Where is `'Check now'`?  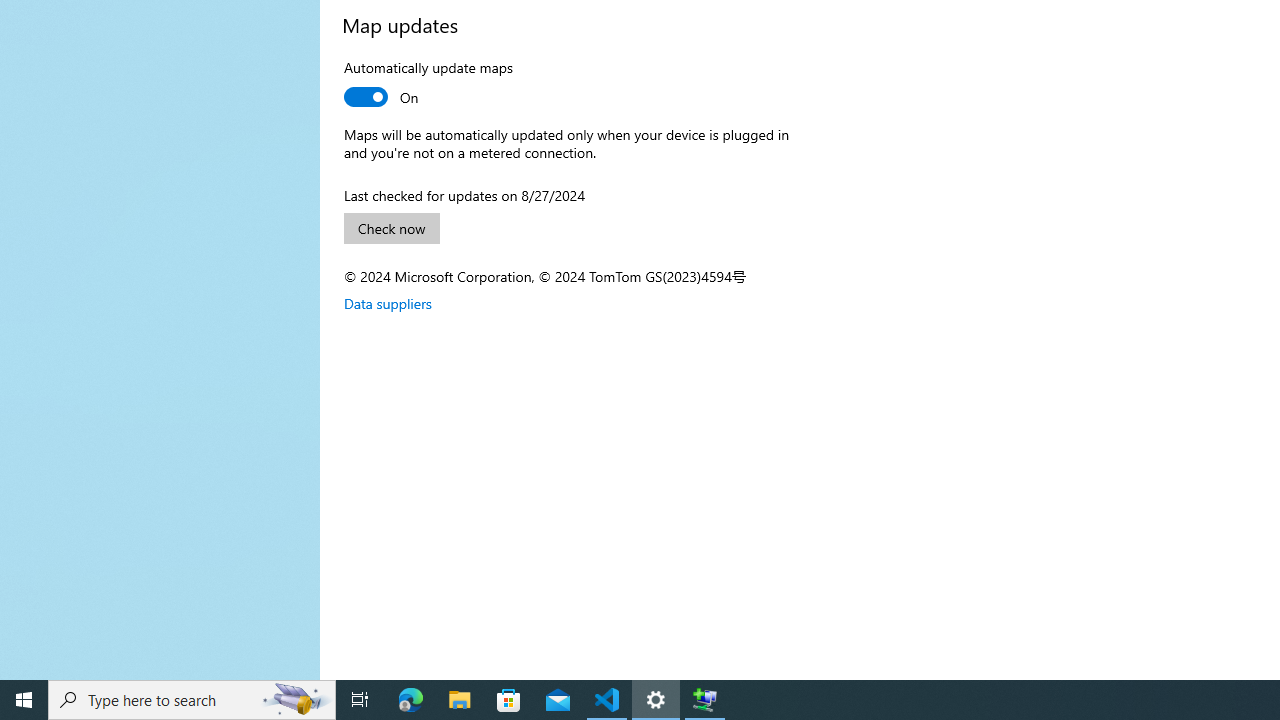 'Check now' is located at coordinates (392, 227).